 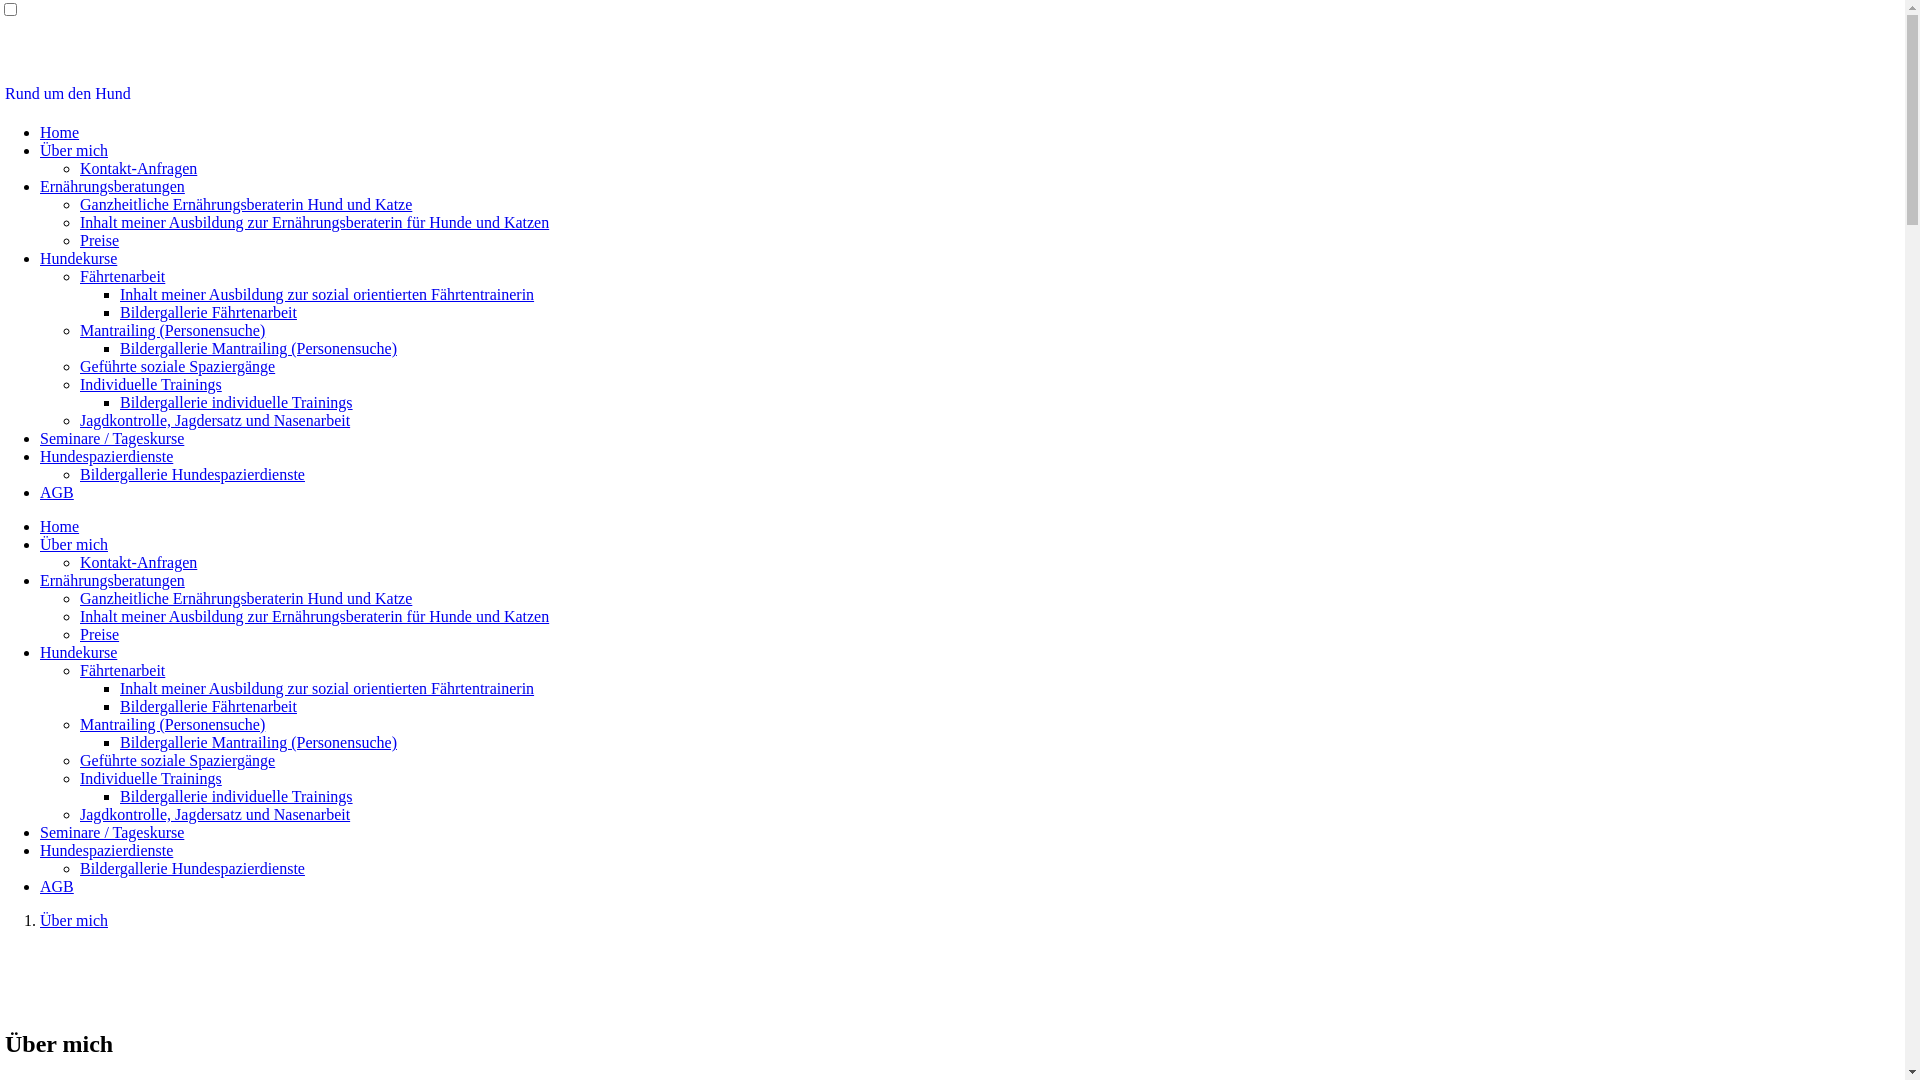 What do you see at coordinates (137, 562) in the screenshot?
I see `'Kontakt-Anfragen'` at bounding box center [137, 562].